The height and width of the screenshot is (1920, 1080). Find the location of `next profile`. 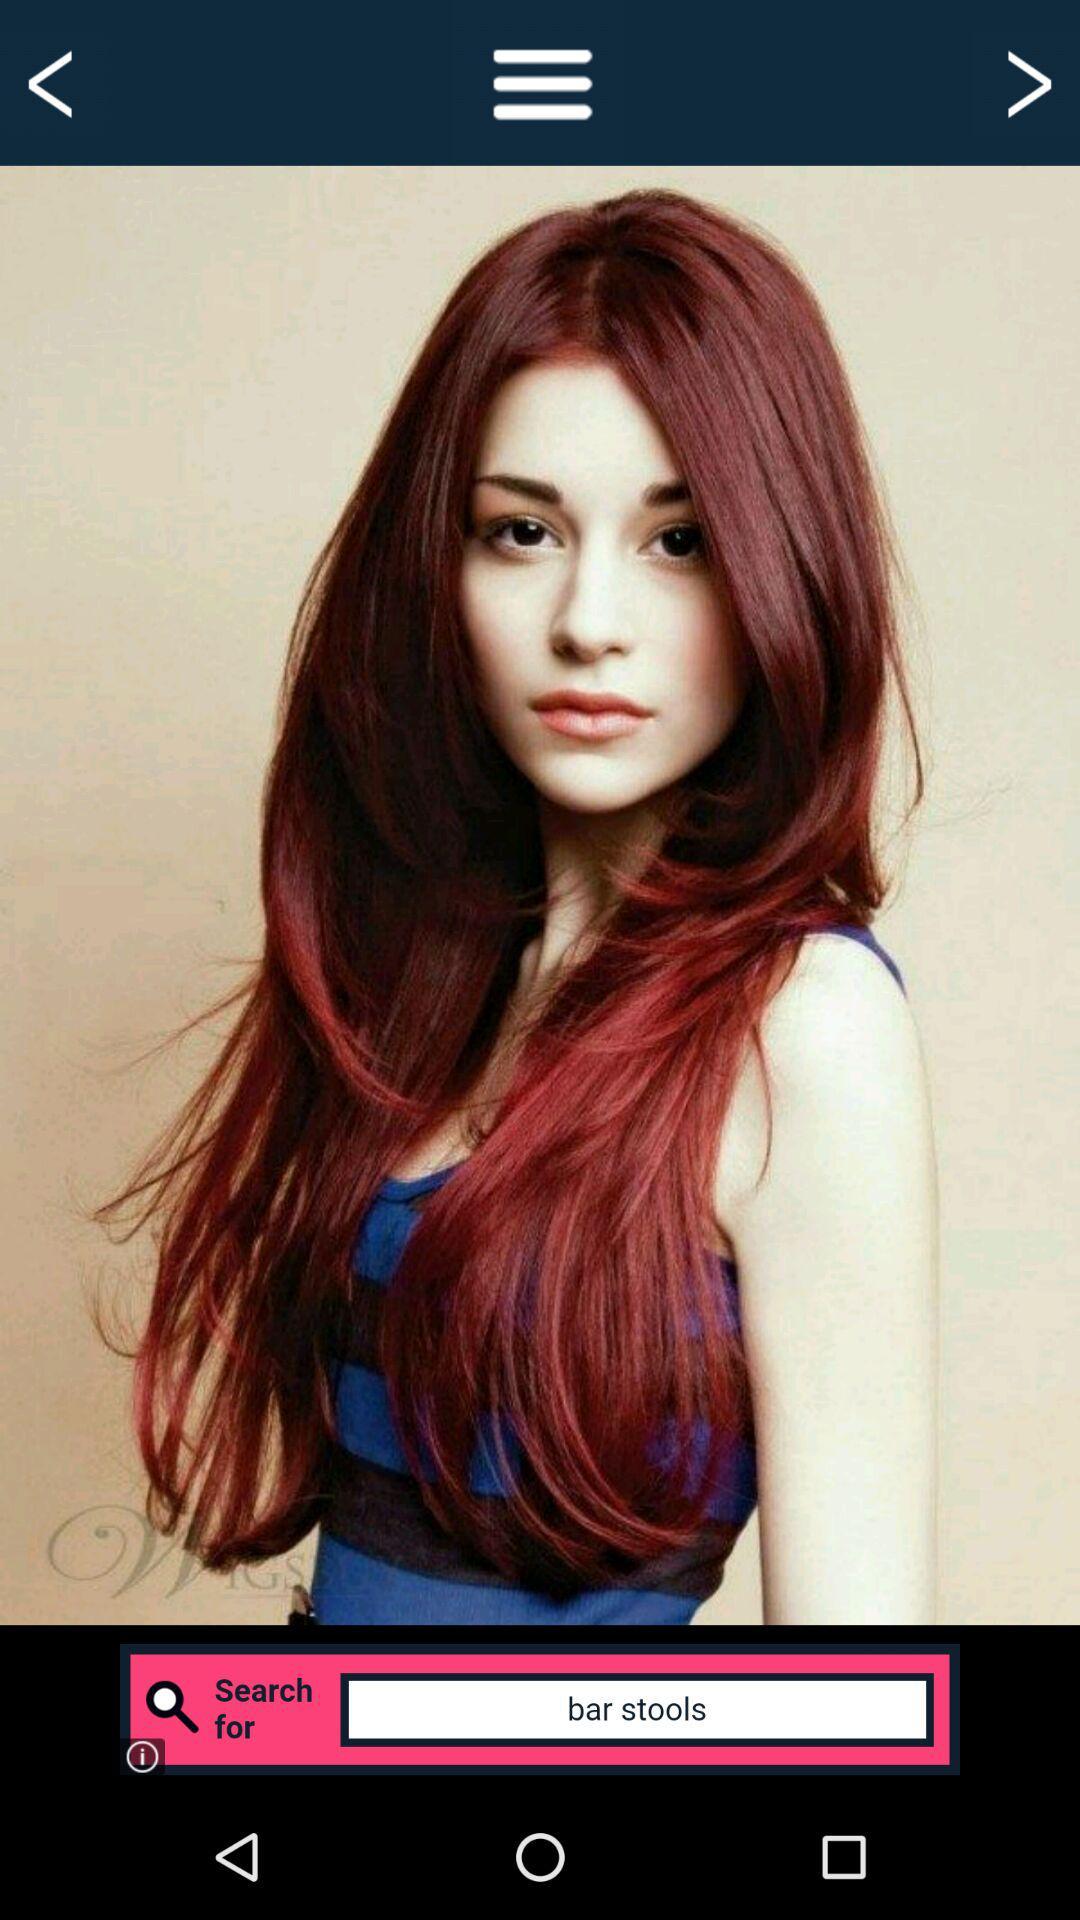

next profile is located at coordinates (1026, 81).